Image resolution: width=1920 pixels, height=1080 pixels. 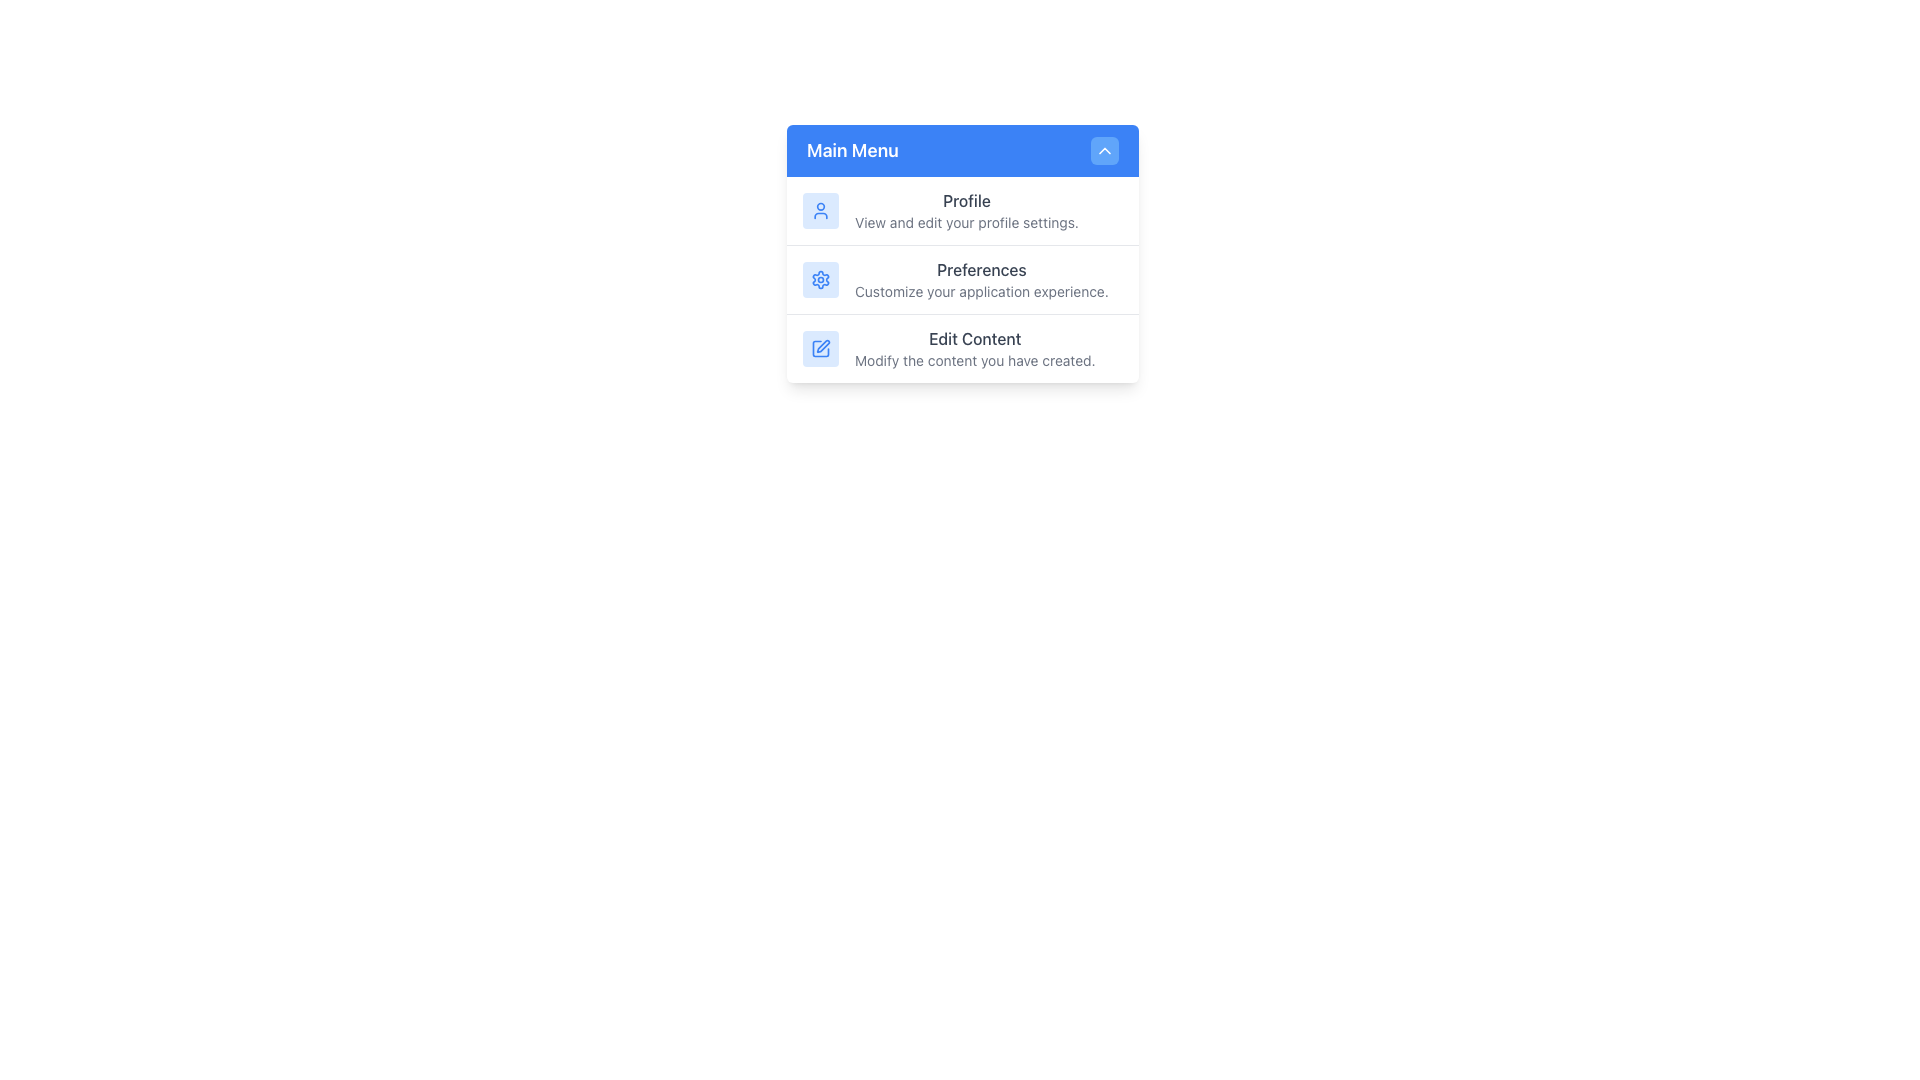 I want to click on the text label that reads 'Customize your application experience.', located below the 'Preferences' text and styled in small gray font, so click(x=981, y=292).